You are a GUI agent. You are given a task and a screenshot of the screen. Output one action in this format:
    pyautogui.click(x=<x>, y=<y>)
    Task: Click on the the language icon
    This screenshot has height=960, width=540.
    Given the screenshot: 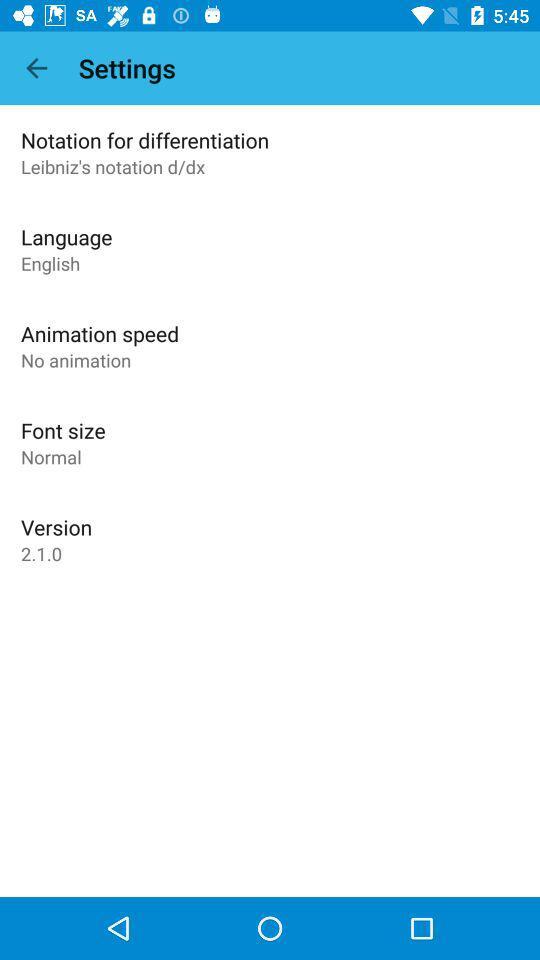 What is the action you would take?
    pyautogui.click(x=66, y=237)
    